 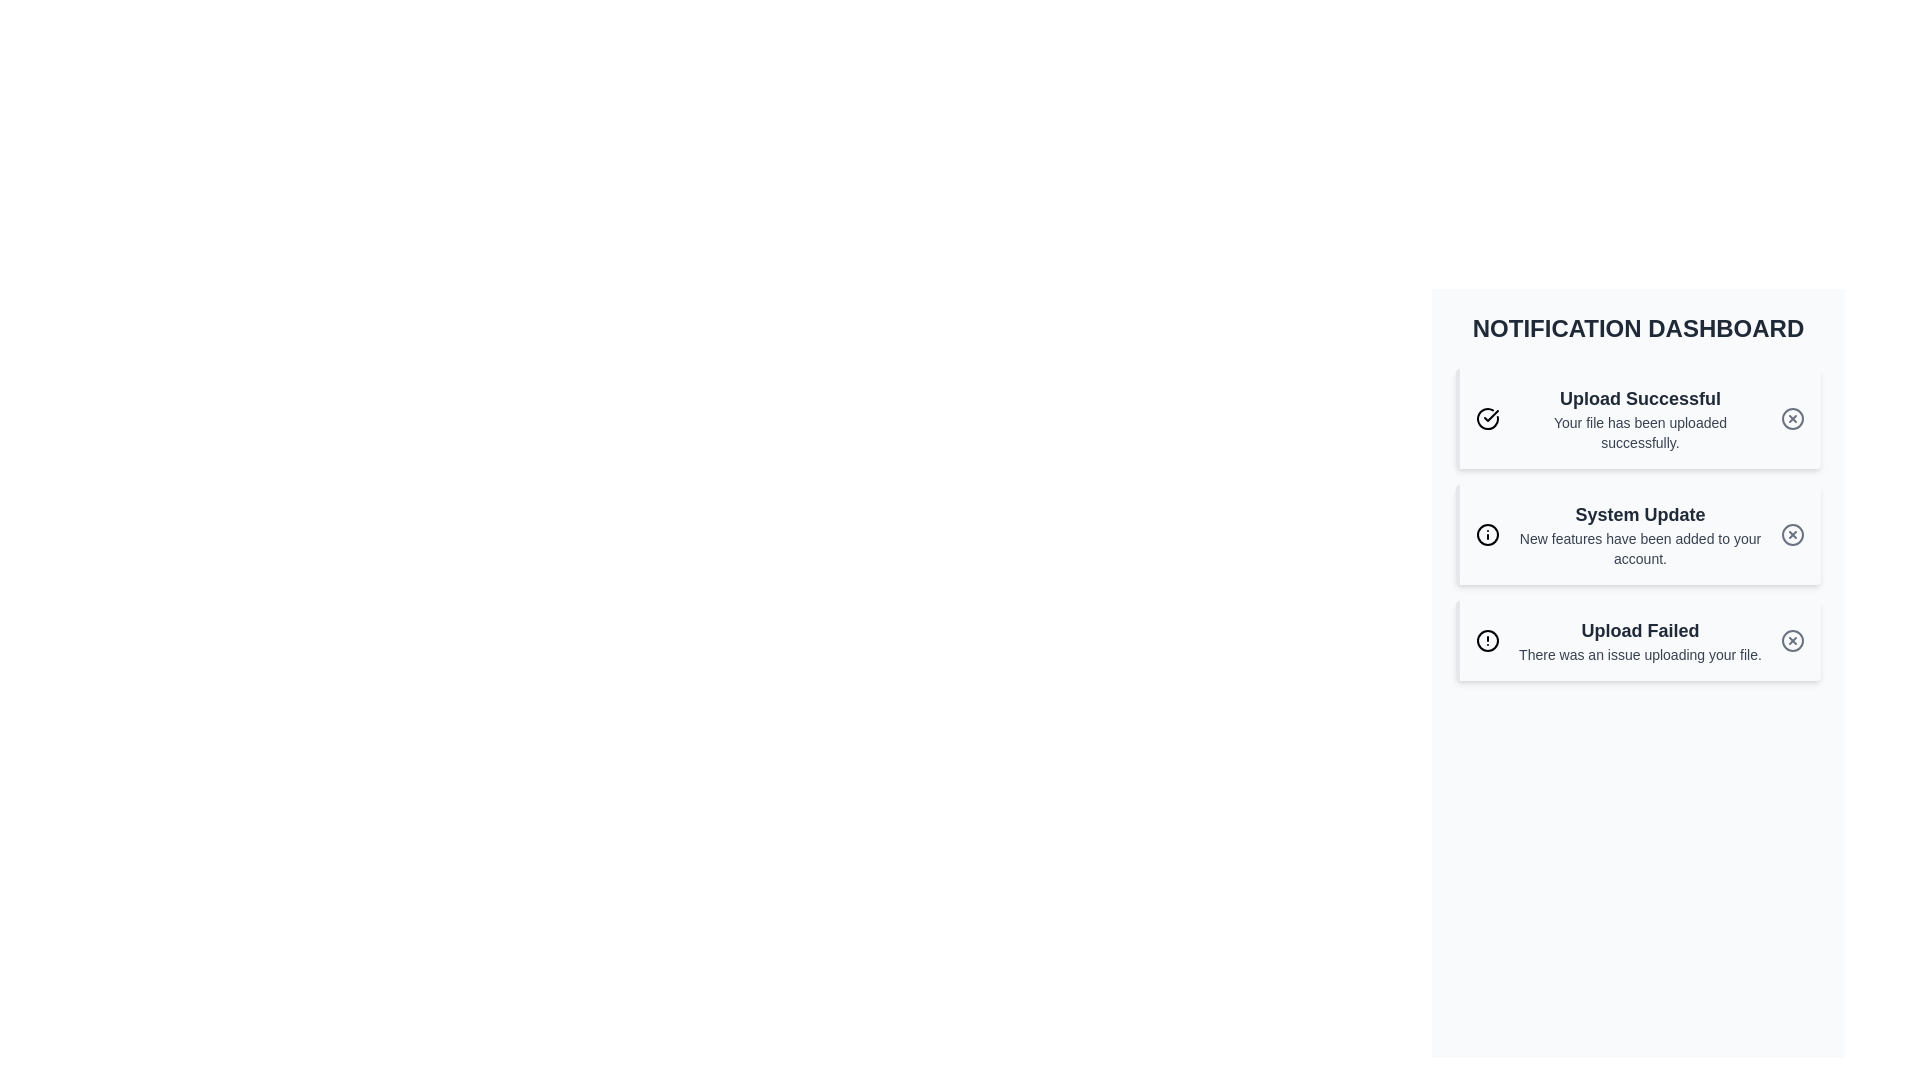 I want to click on the close button located at the far right side of the 'Upload Failed' notification block to trigger the hover effect, so click(x=1793, y=640).